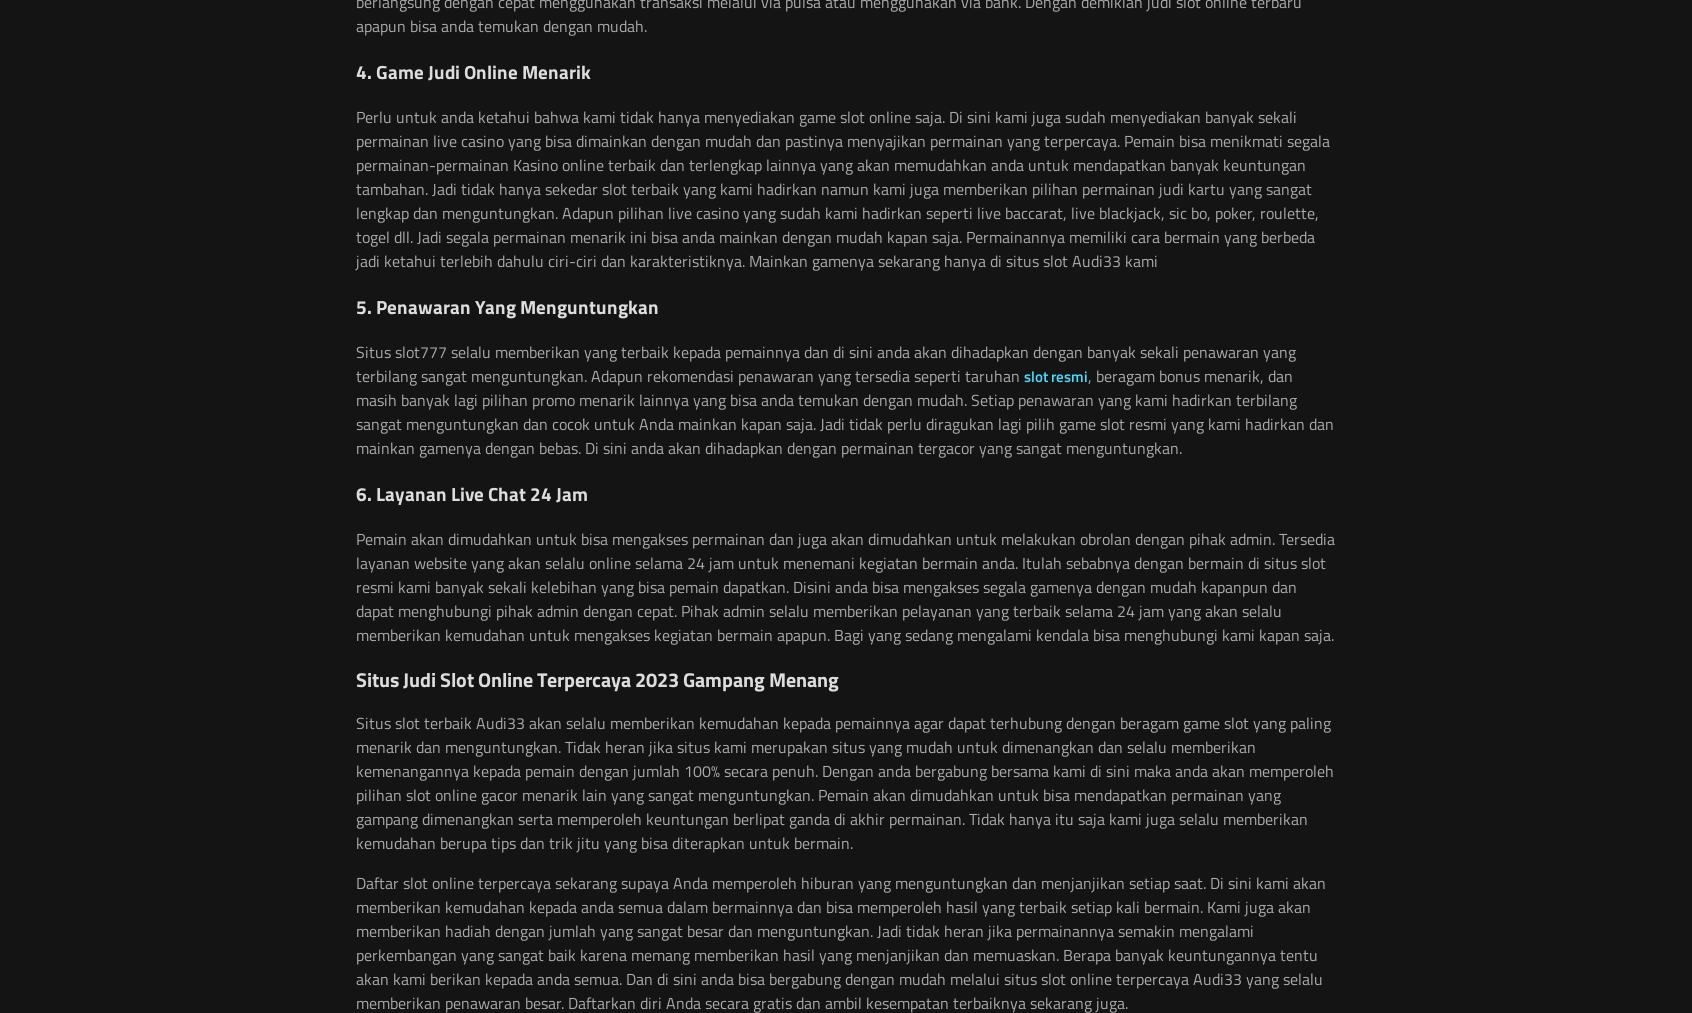 The image size is (1692, 1013). What do you see at coordinates (844, 783) in the screenshot?
I see `'Situs slot terbaik Audi33 akan selalu memberikan kemudahan kepada pemainnya agar dapat terhubung dengan beragam game slot yang paling menarik dan menguntungkan. Tidak heran jika situs kami merupakan situs yang mudah untuk dimenangkan dan selalu memberikan kemenangannya kepada pemain dengan jumlah 100% secara penuh. Dengan anda bergabung bersama kami di sini maka anda akan memperoleh pilihan slot online gacor menarik lain yang sangat menguntungkan. Pemain akan dimudahkan untuk bisa mendapatkan permainan yang gampang dimenangkan serta memperoleh keuntungan berlipat ganda di akhir permainan. Tidak hanya itu saja kami juga selalu memberikan kemudahan berupa tips dan trik jitu yang bisa diterapkan untuk bermain.'` at bounding box center [844, 783].